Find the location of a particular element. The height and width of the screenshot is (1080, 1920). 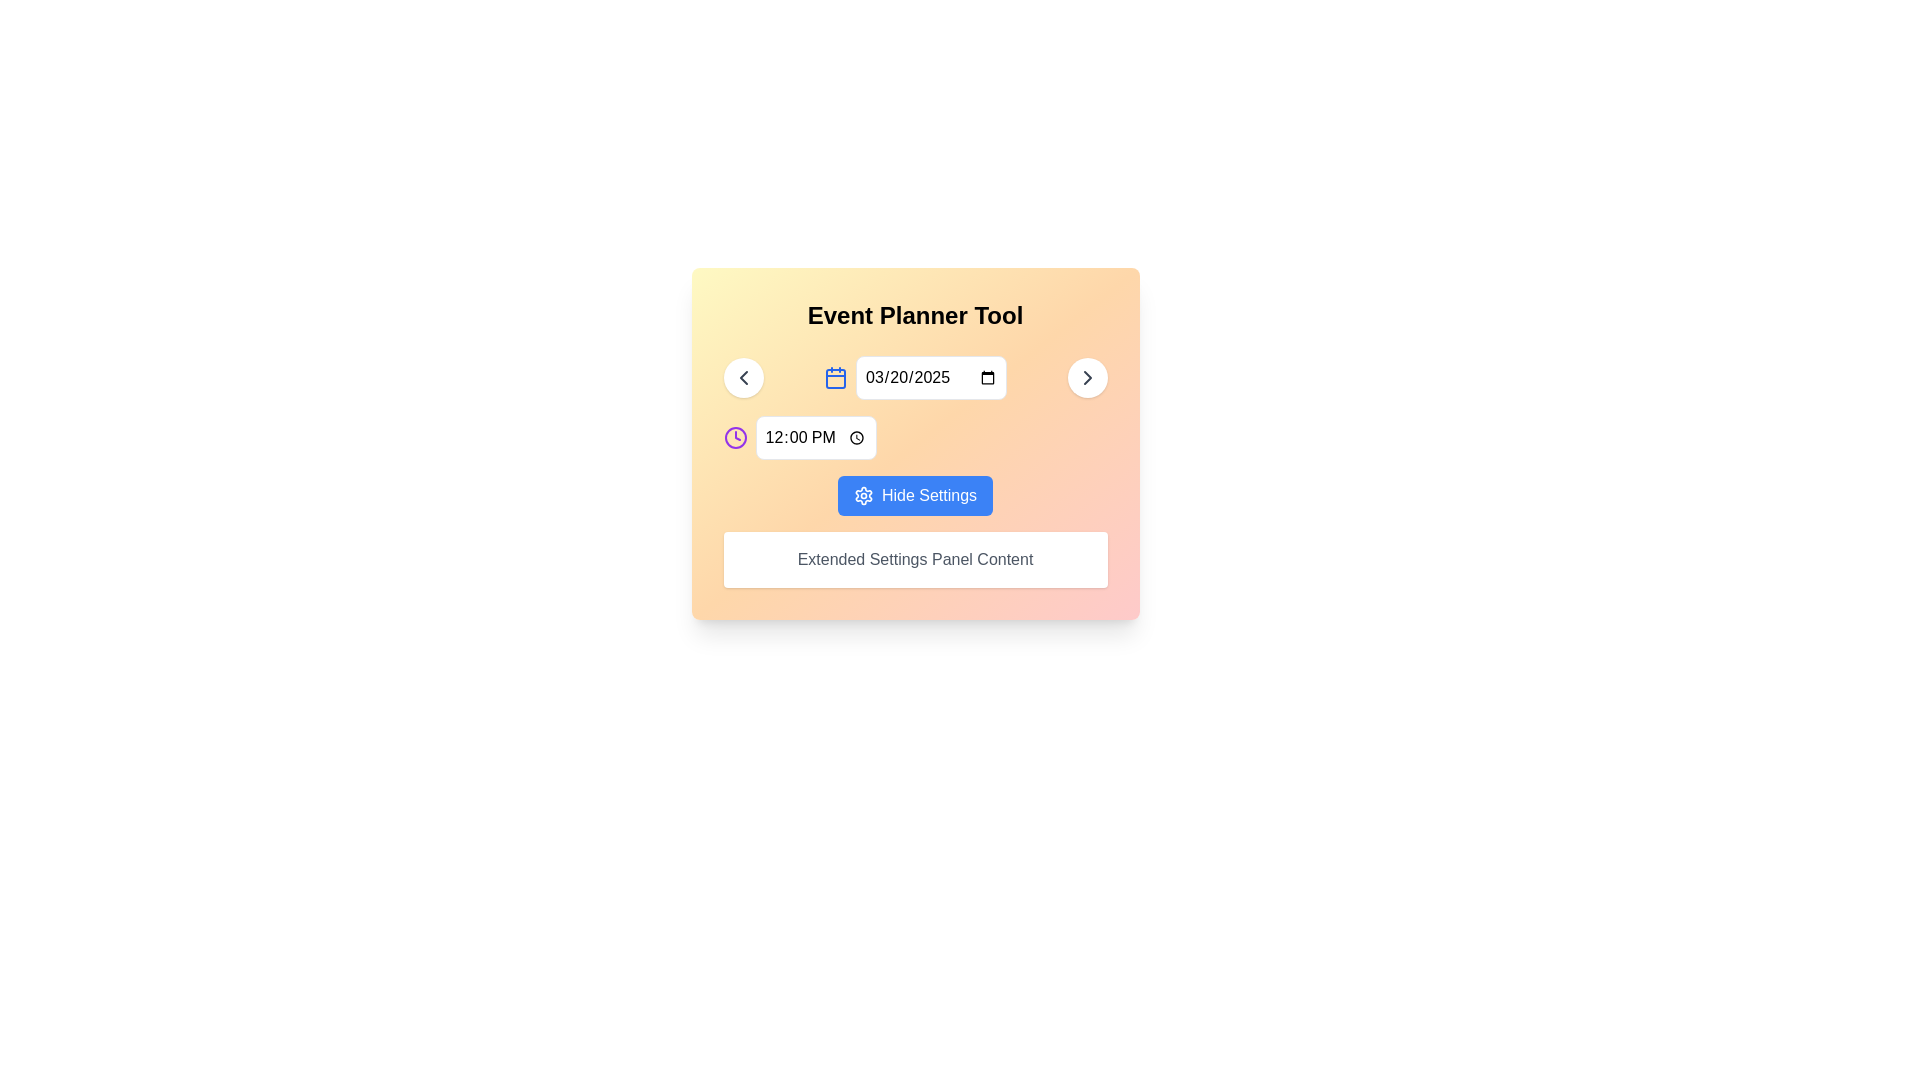

a time from the dropdown in the Time input field located next to the clock icon, below the 'Event Planner Tool' title and the date input field is located at coordinates (816, 437).